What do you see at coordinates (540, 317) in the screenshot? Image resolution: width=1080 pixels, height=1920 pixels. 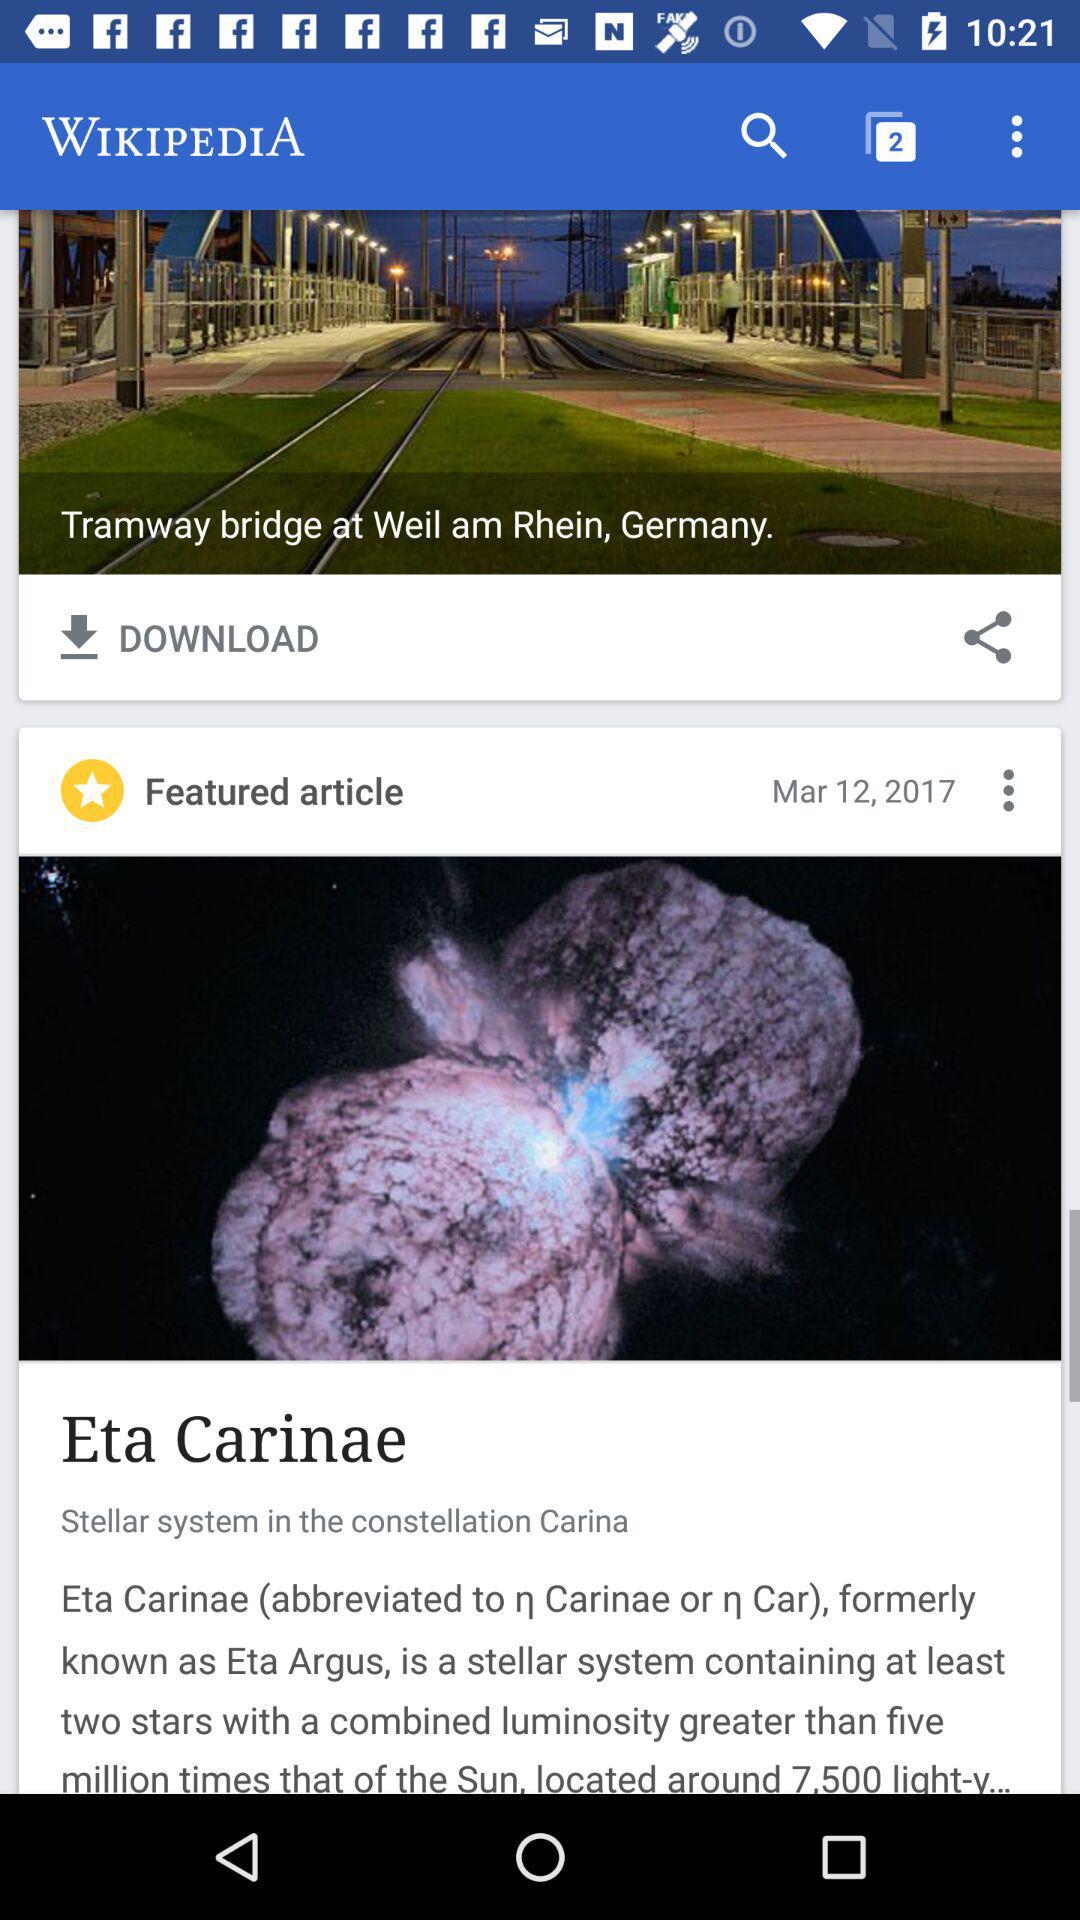 I see `cover page background` at bounding box center [540, 317].